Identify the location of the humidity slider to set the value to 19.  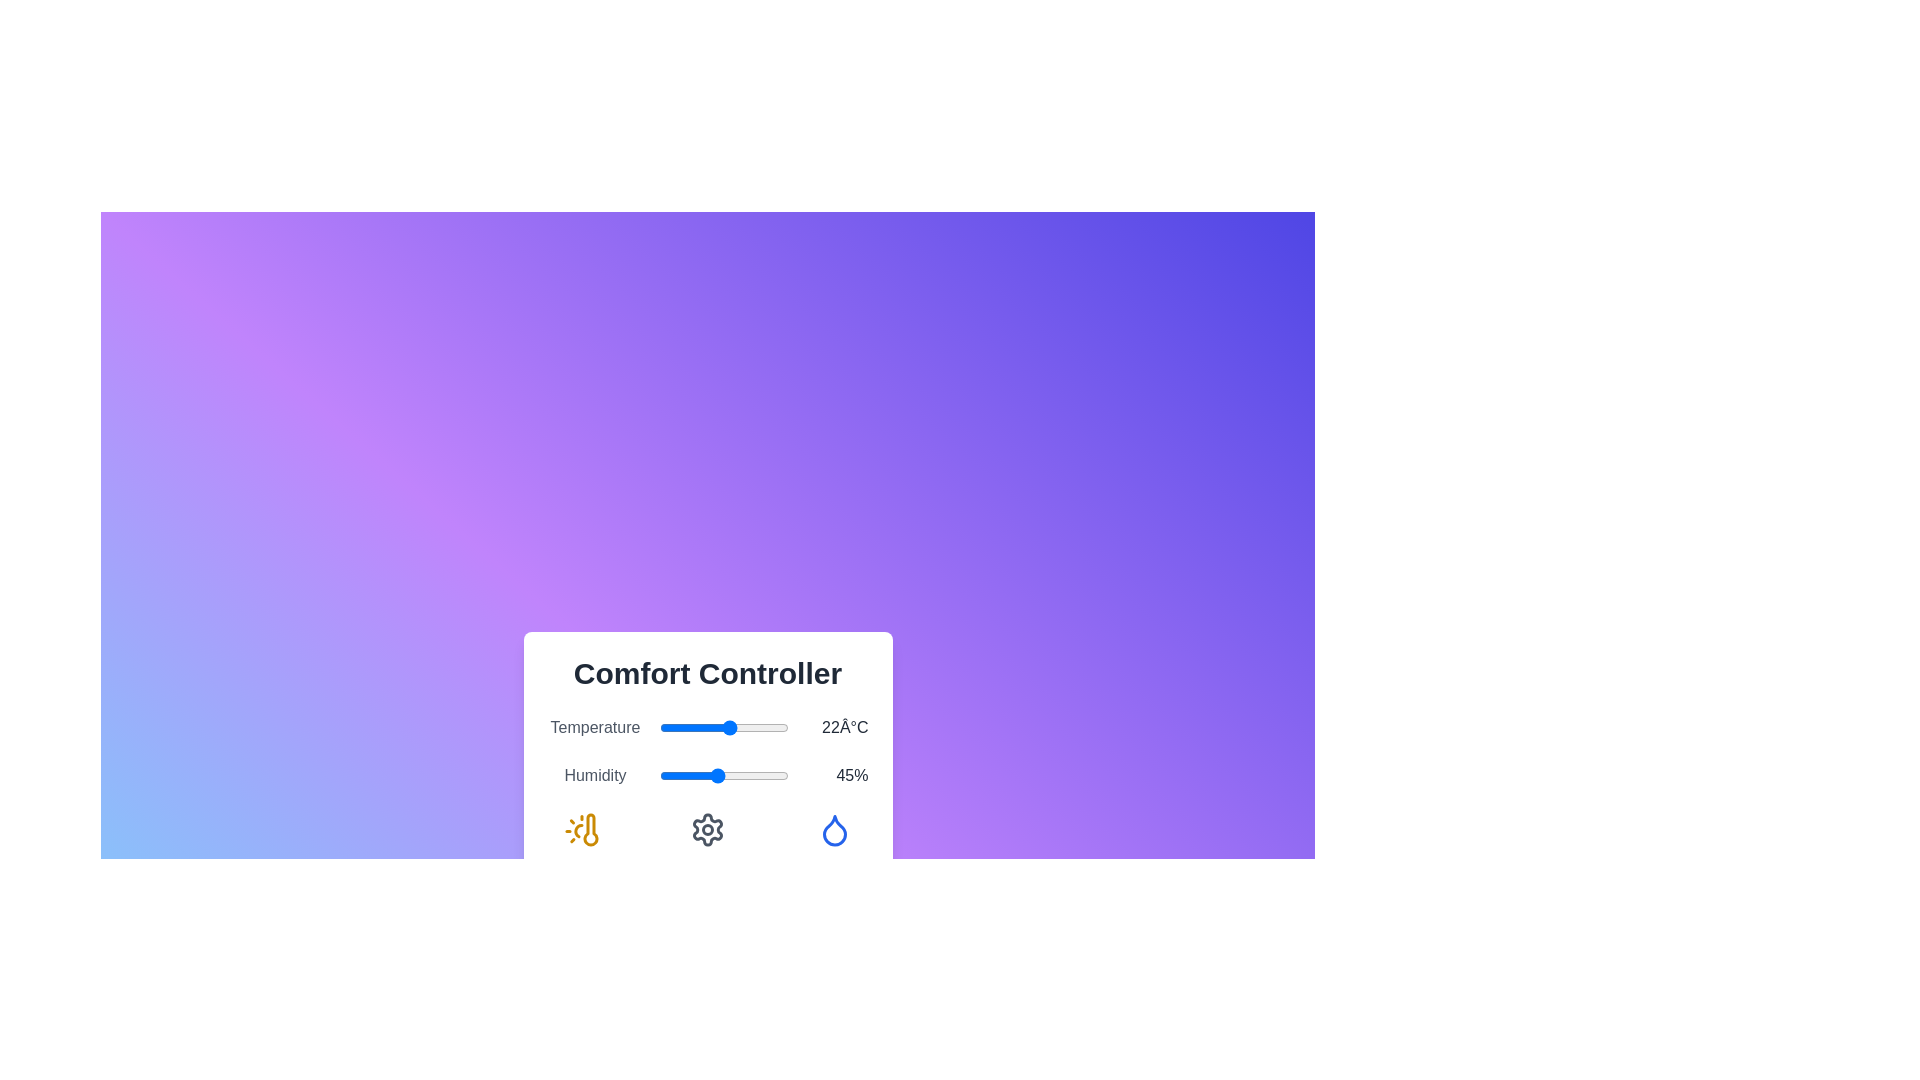
(684, 774).